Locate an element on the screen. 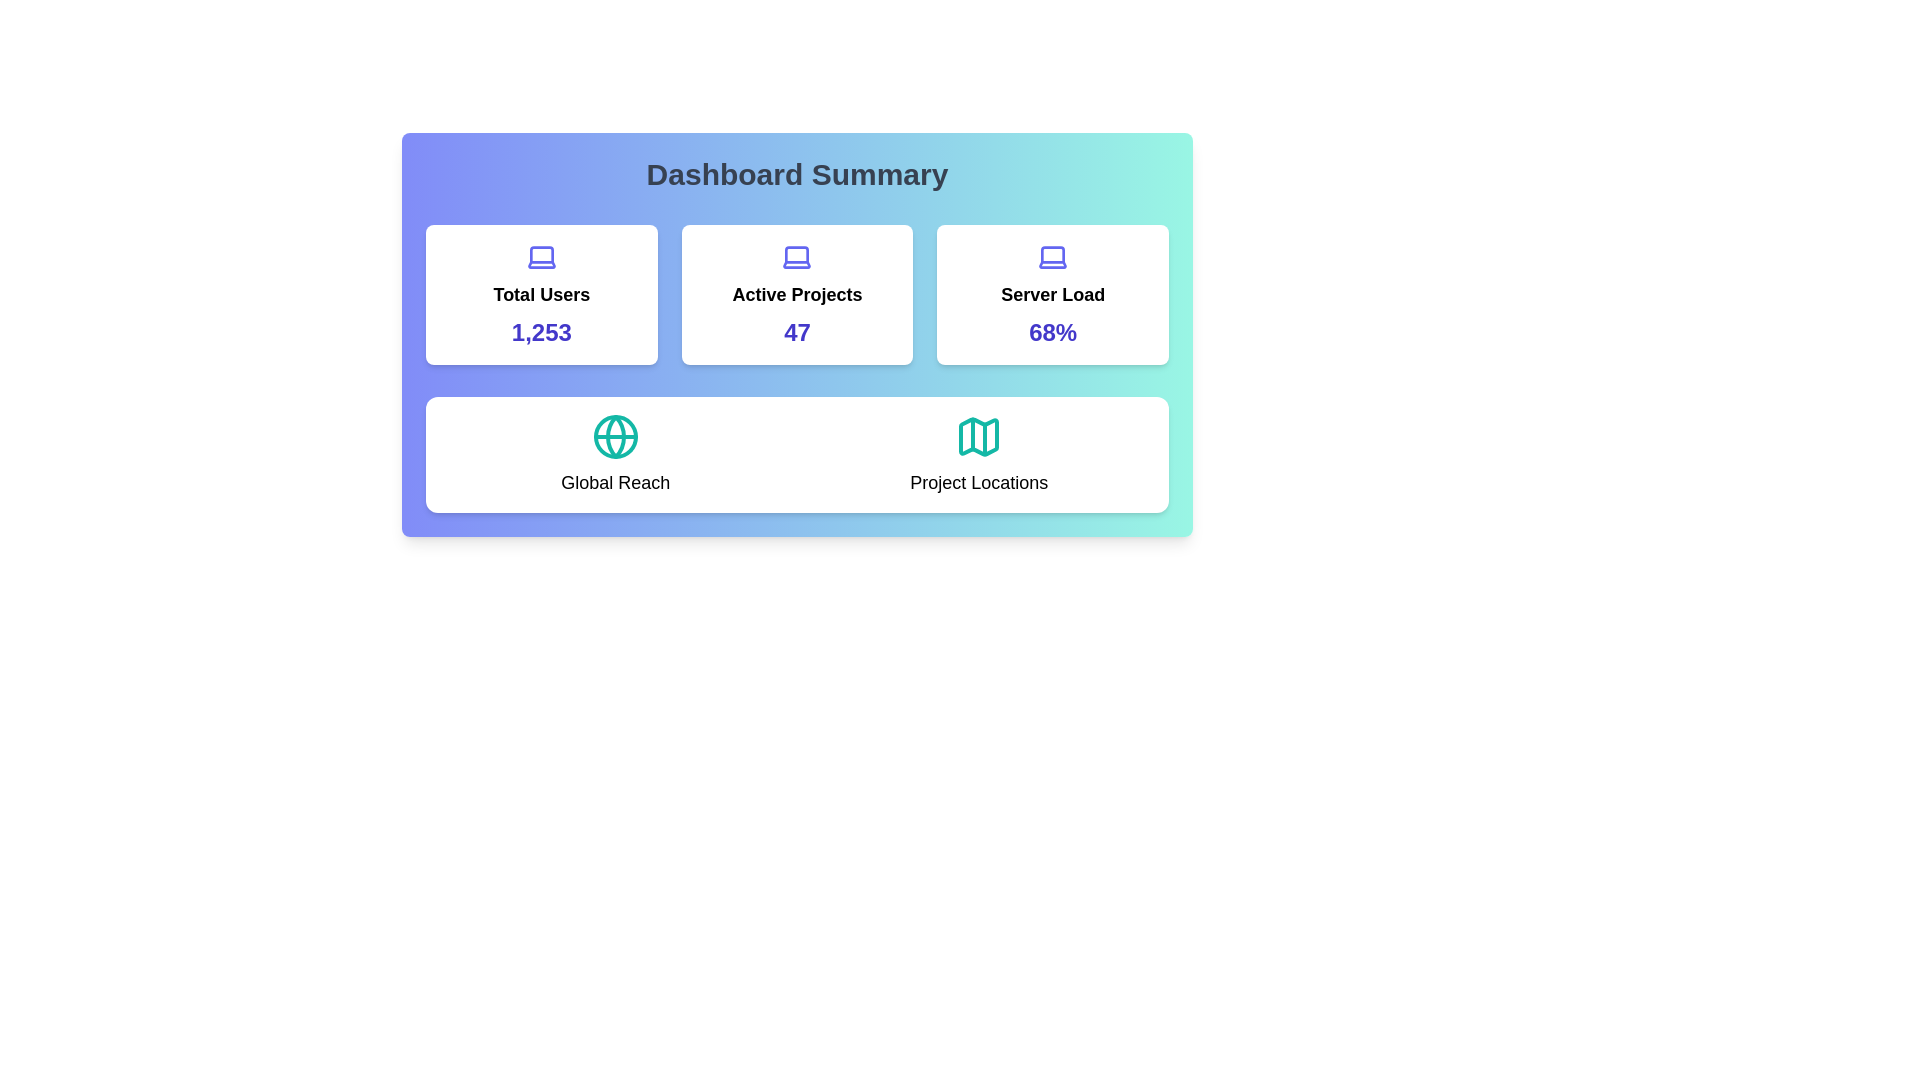 Image resolution: width=1920 pixels, height=1080 pixels. the text display showing the numeric value '1,253' in indigo color, which is located under the 'Total Users' label in the white card is located at coordinates (541, 331).